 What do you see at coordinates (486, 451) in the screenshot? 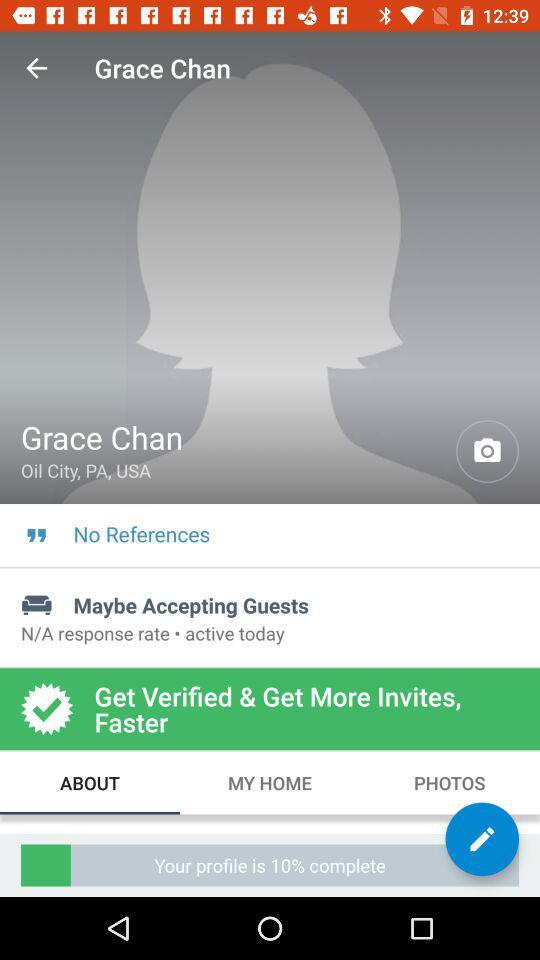
I see `the icon on the right` at bounding box center [486, 451].